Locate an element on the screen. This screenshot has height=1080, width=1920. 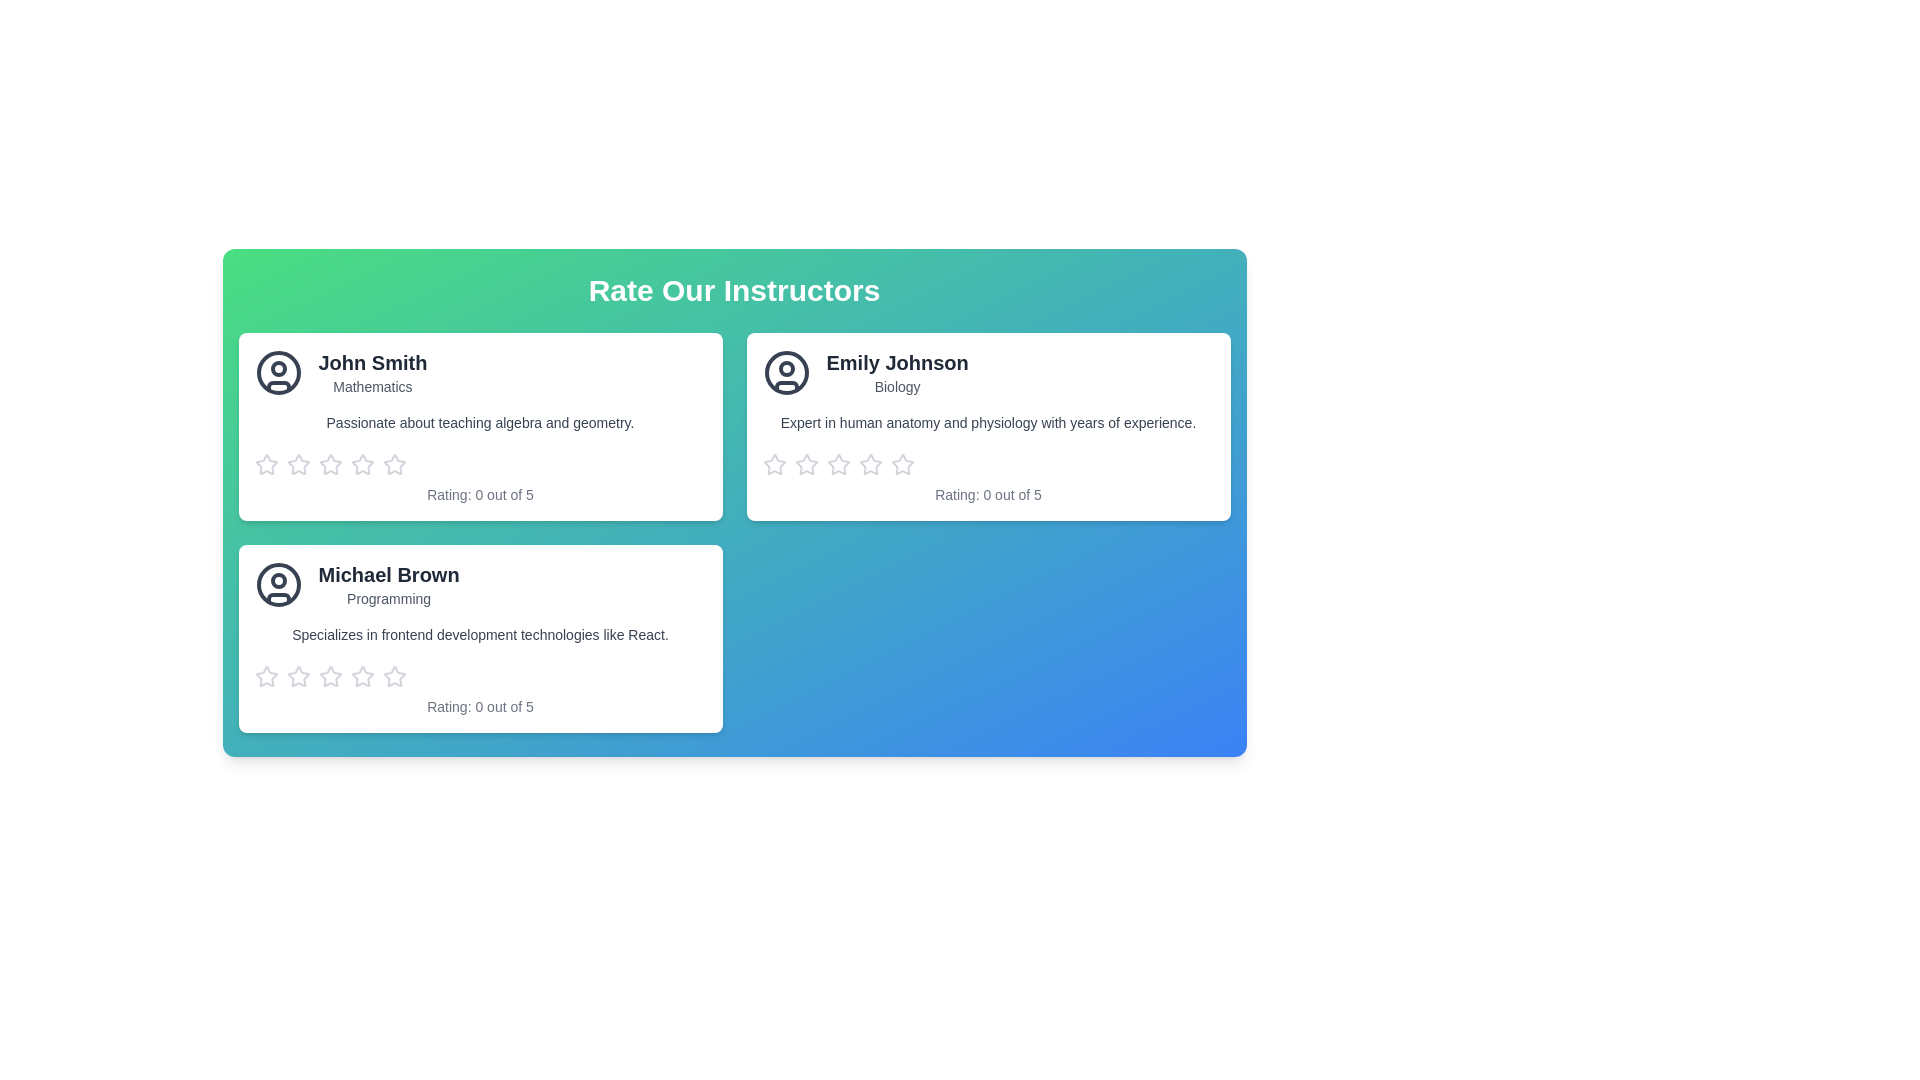
the first hollow star rating icon for keyboard interaction in the rating panel for 'Emily Johnson' is located at coordinates (773, 465).